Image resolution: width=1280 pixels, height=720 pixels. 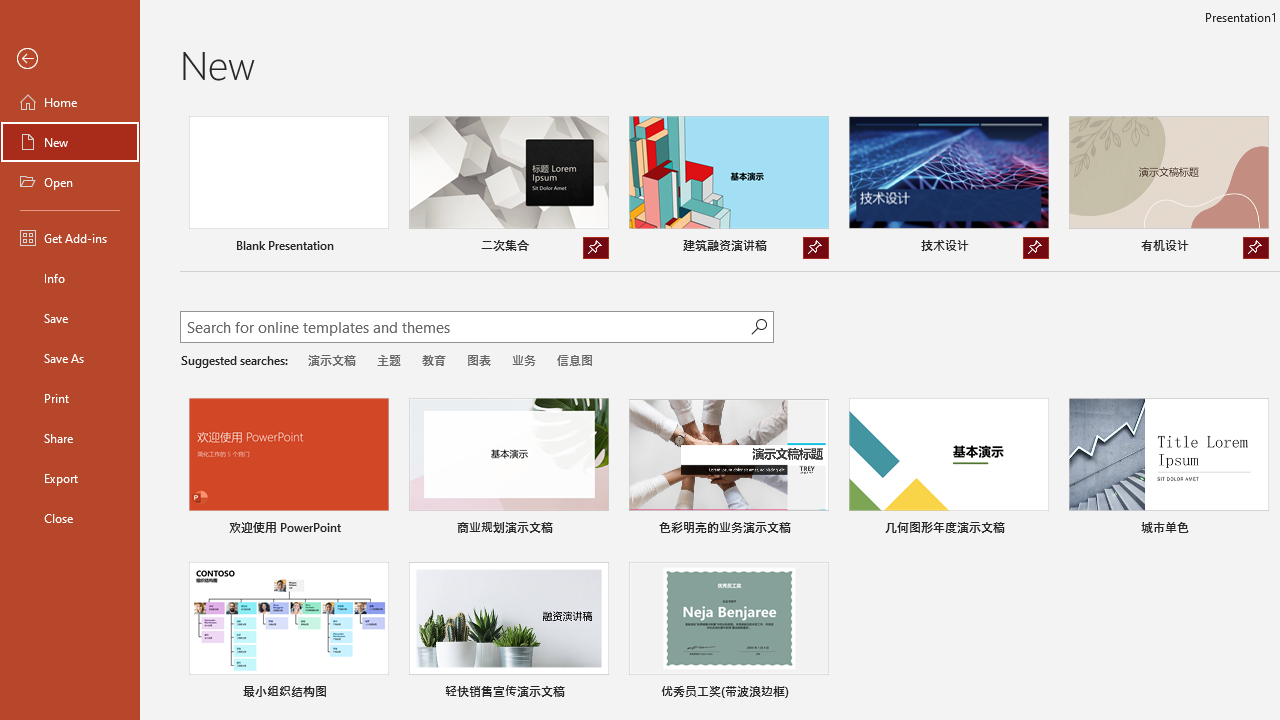 I want to click on 'Blank Presentation', so click(x=287, y=187).